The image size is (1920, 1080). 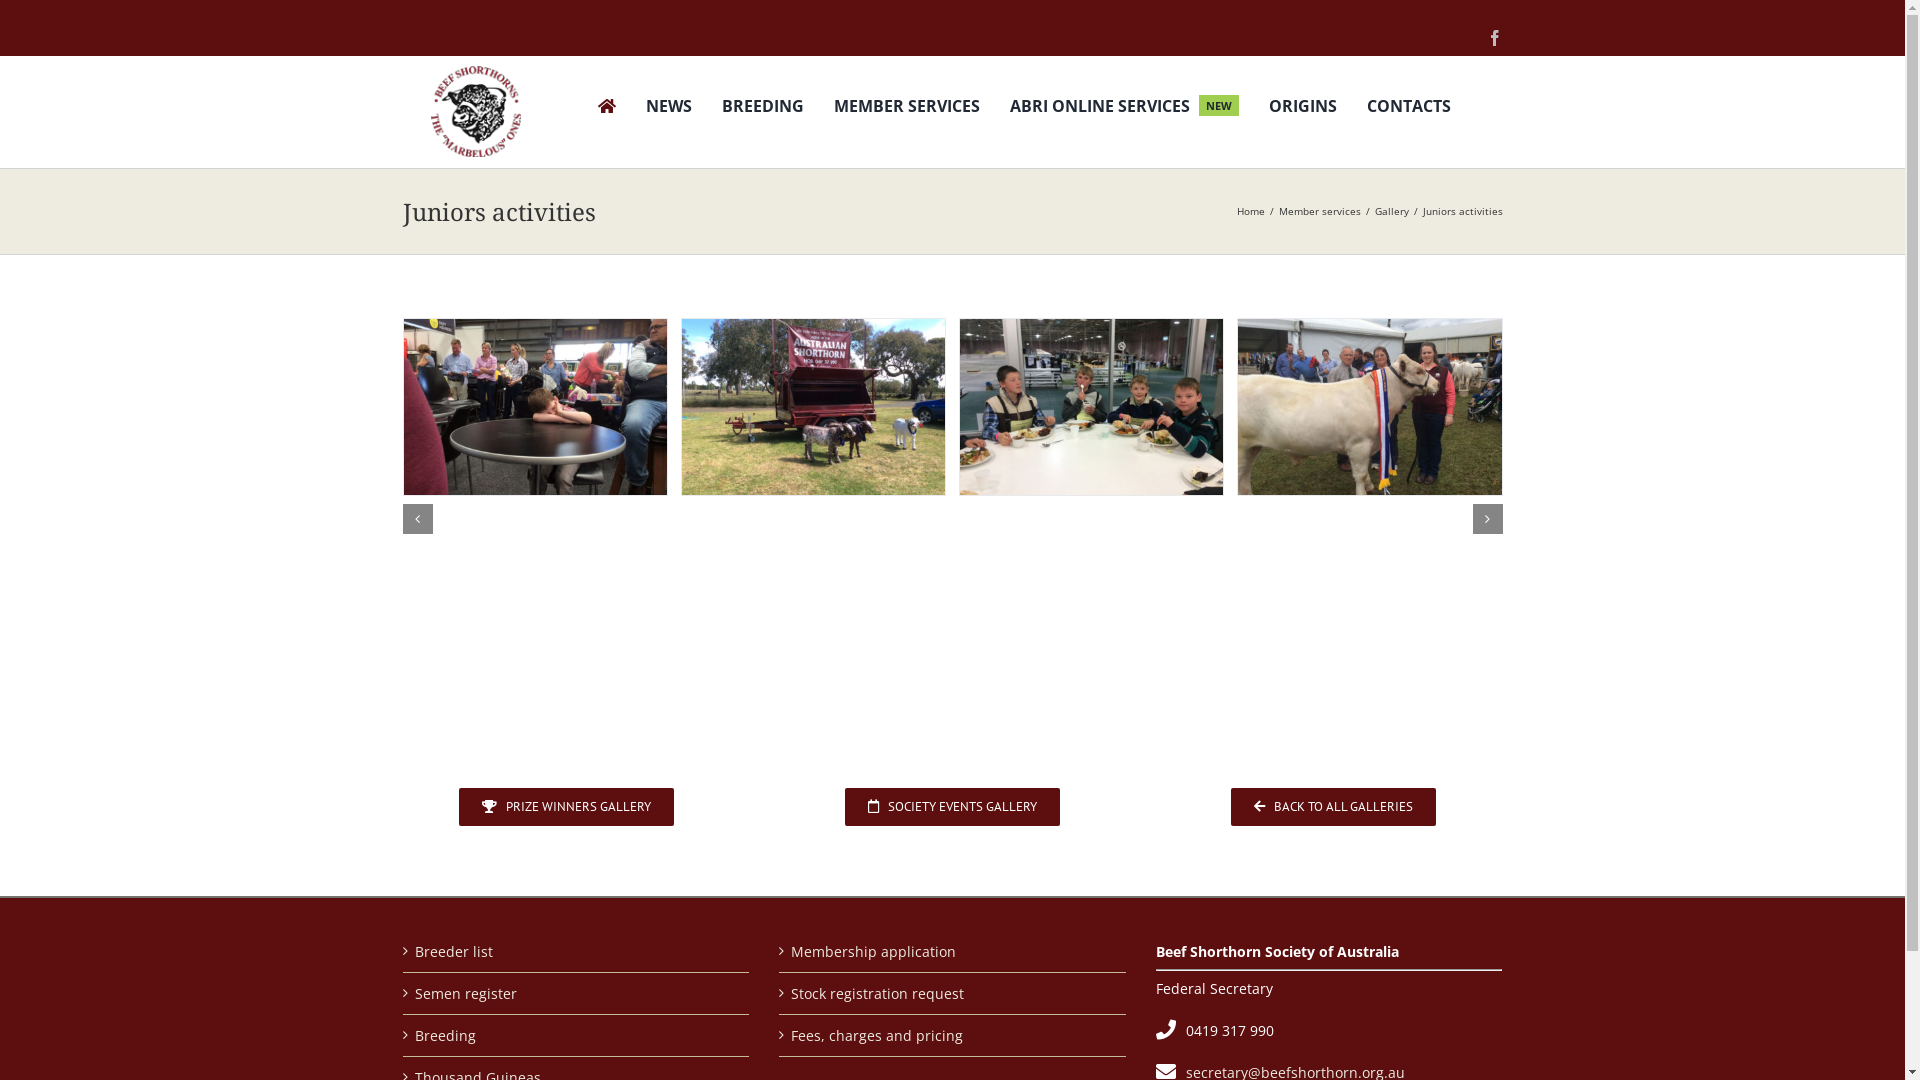 What do you see at coordinates (575, 993) in the screenshot?
I see `'Semen register'` at bounding box center [575, 993].